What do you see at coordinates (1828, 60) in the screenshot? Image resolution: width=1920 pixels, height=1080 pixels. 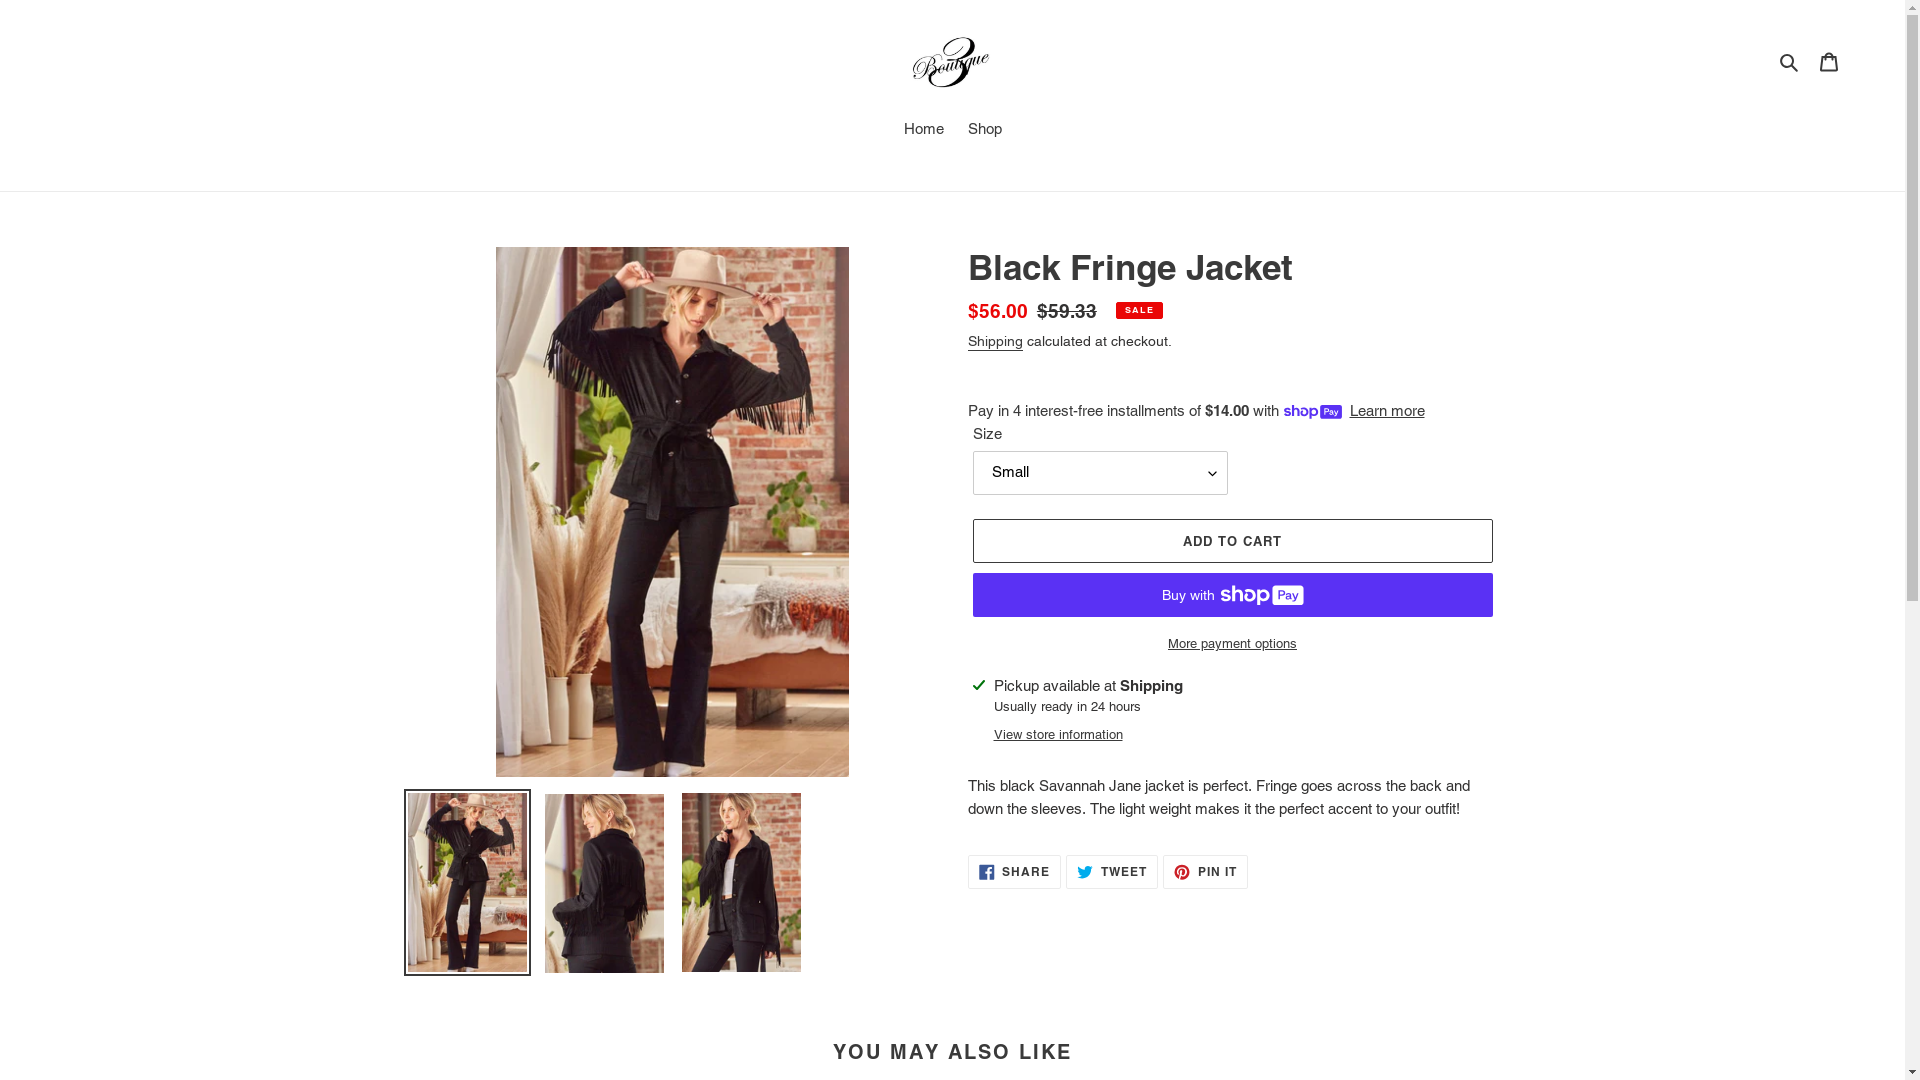 I see `'Cart'` at bounding box center [1828, 60].